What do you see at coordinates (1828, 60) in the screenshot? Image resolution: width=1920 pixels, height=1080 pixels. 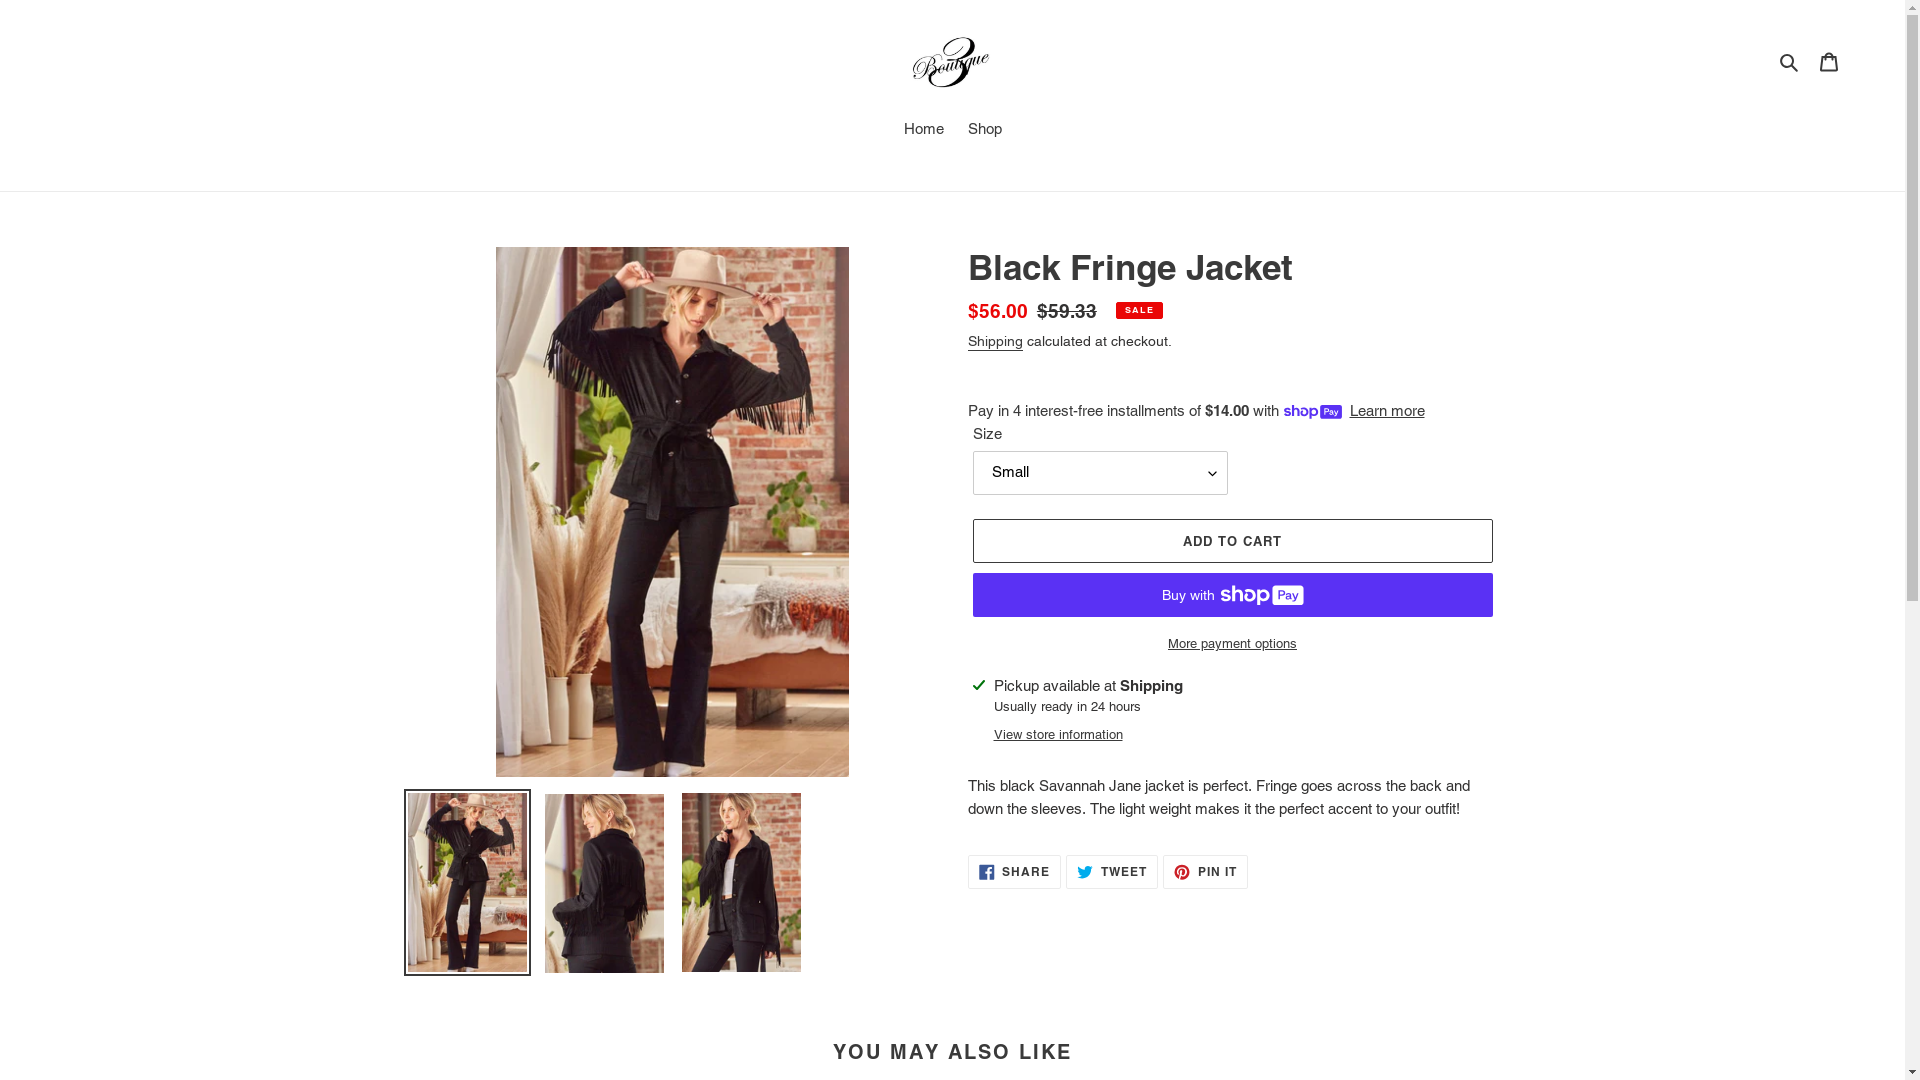 I see `'Cart'` at bounding box center [1828, 60].